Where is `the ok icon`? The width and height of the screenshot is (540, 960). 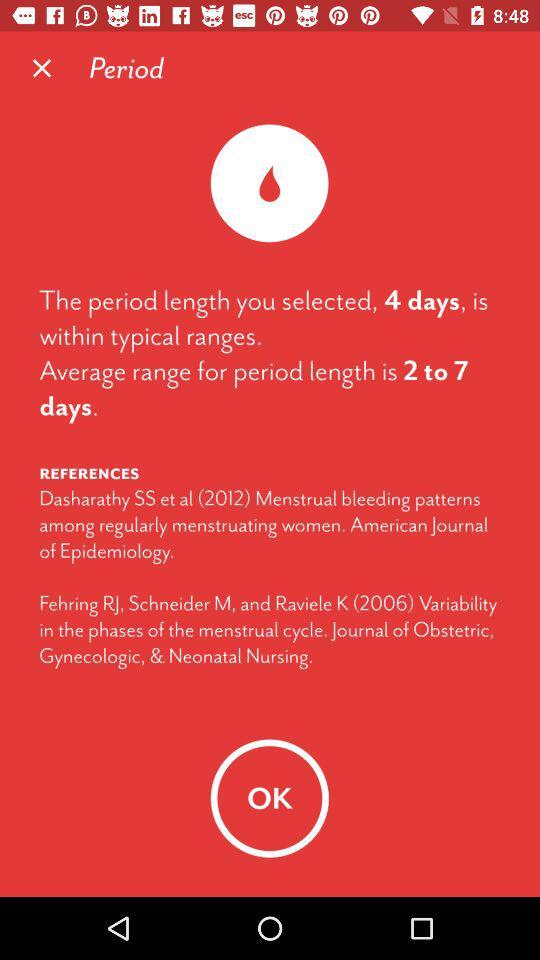
the ok icon is located at coordinates (269, 798).